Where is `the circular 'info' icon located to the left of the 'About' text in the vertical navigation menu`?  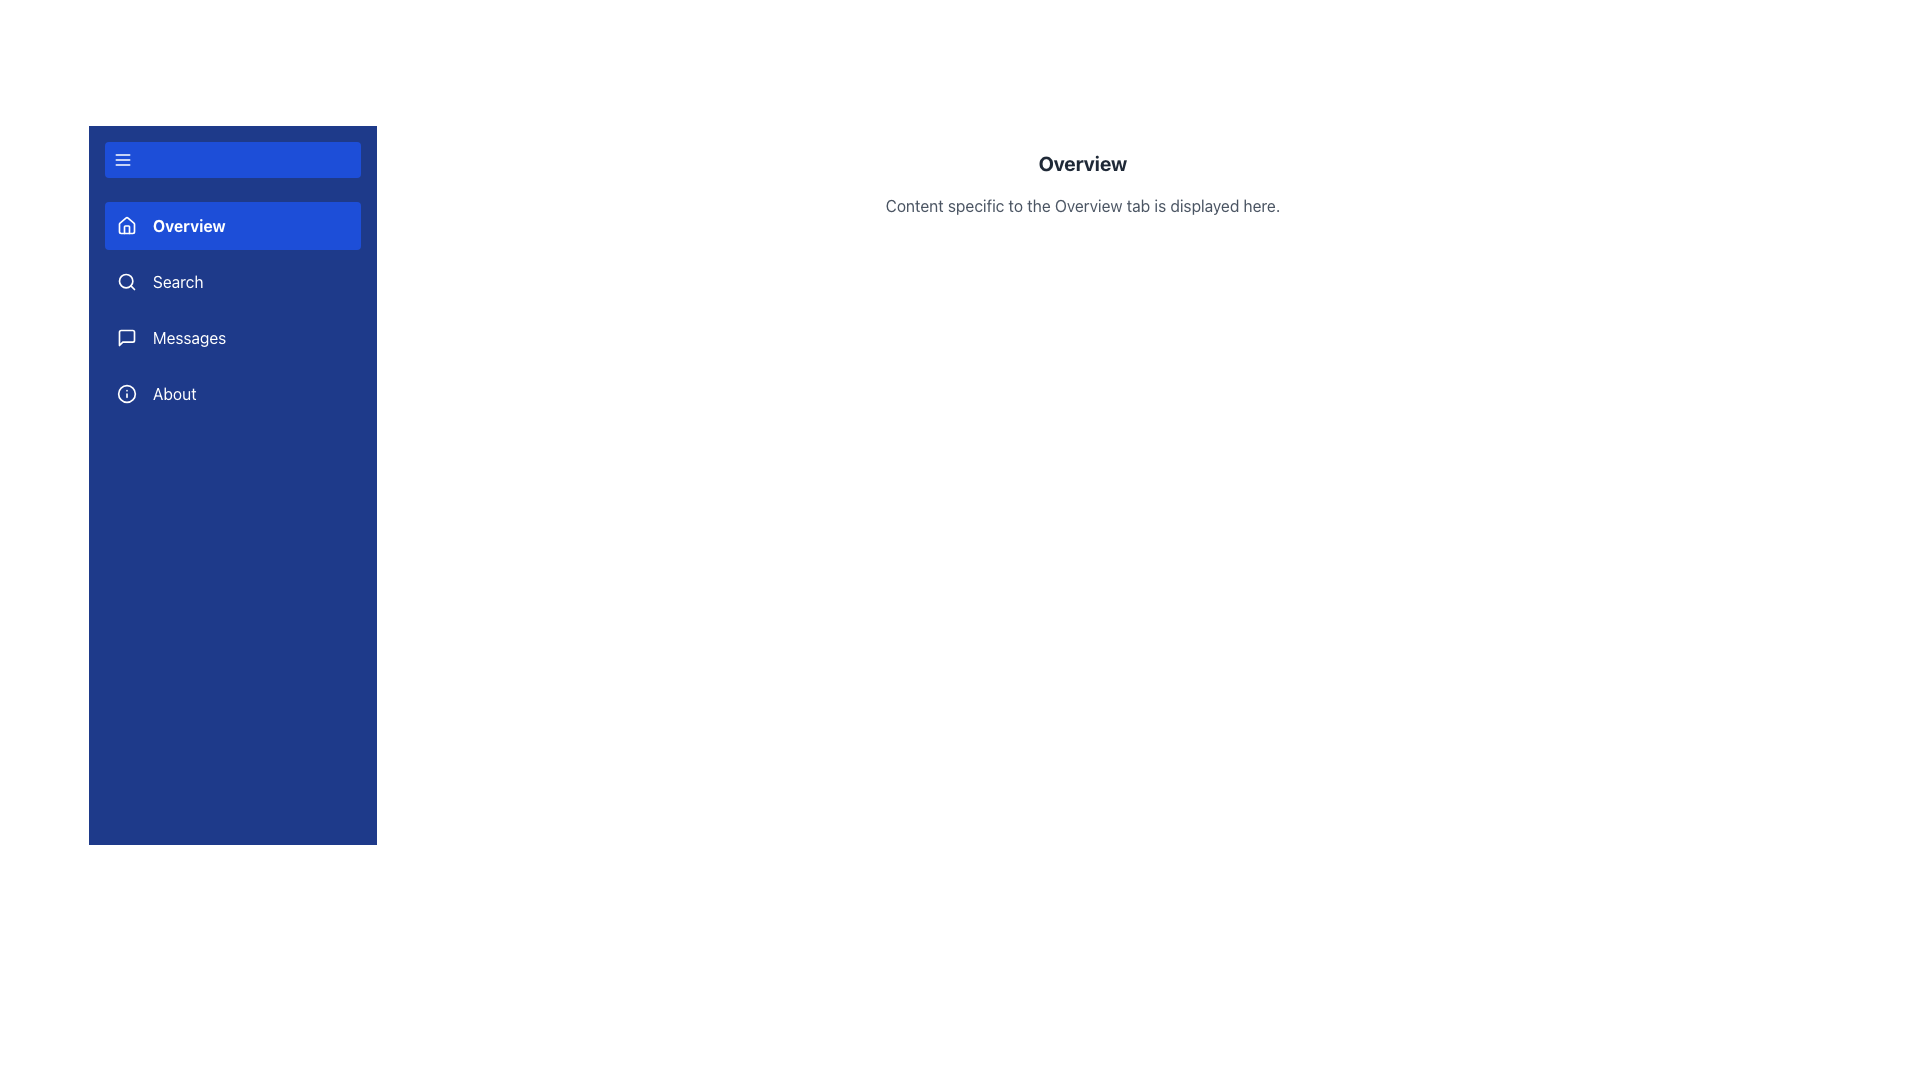 the circular 'info' icon located to the left of the 'About' text in the vertical navigation menu is located at coordinates (125, 393).